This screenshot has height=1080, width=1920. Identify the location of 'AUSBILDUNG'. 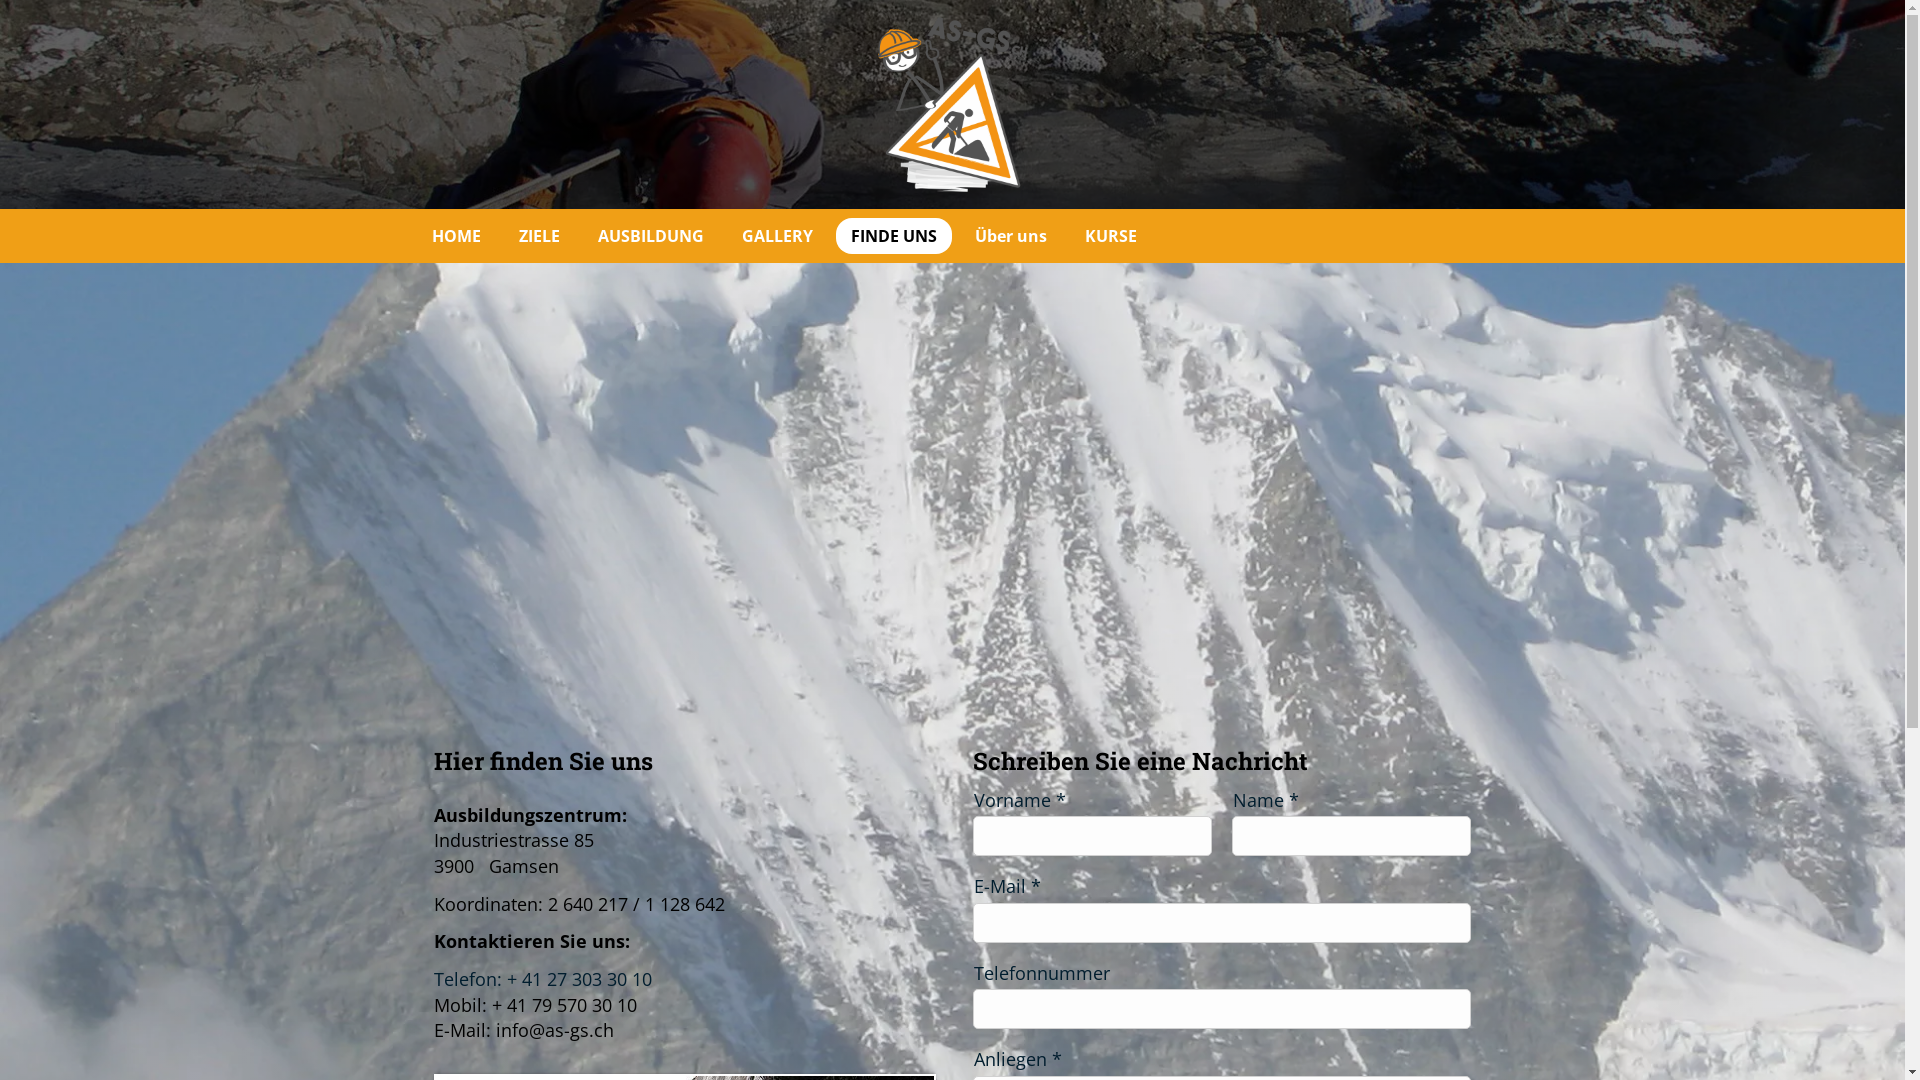
(649, 234).